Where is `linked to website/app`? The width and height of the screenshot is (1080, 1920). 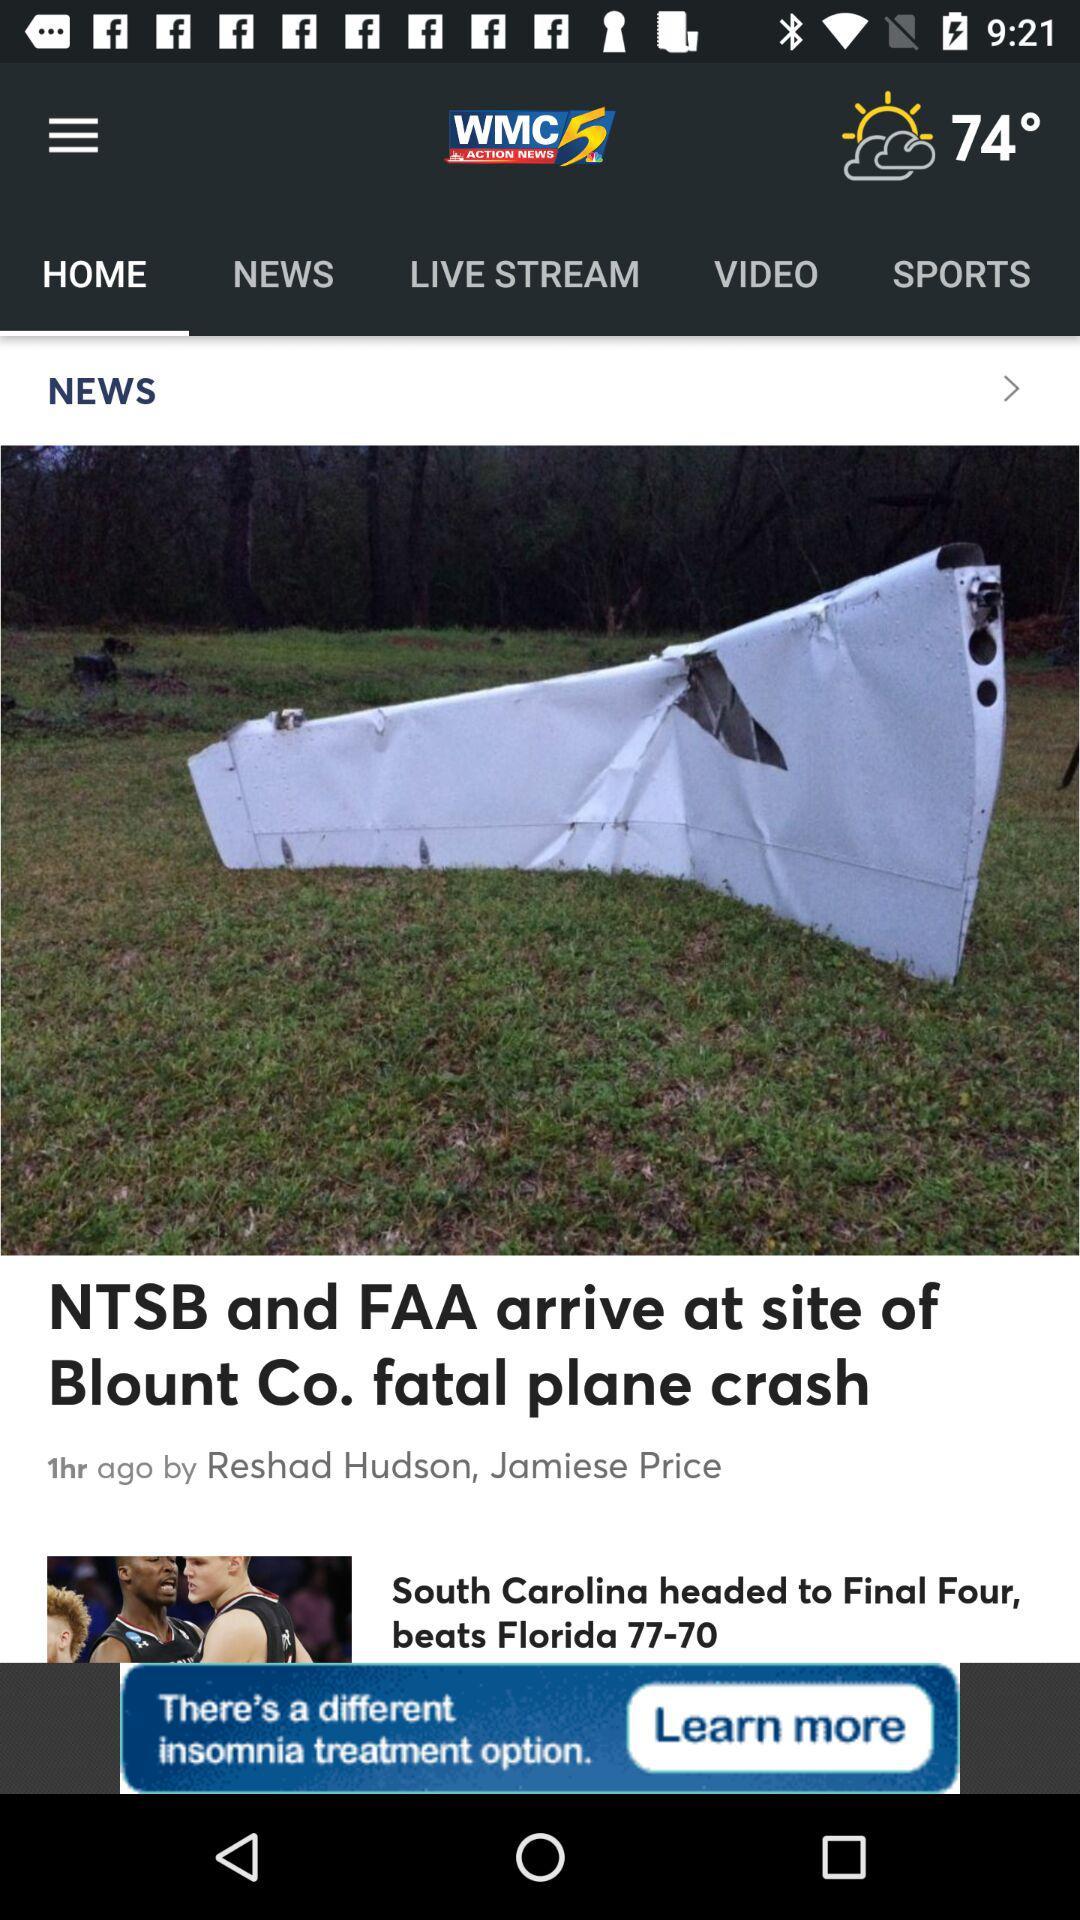
linked to website/app is located at coordinates (540, 1727).